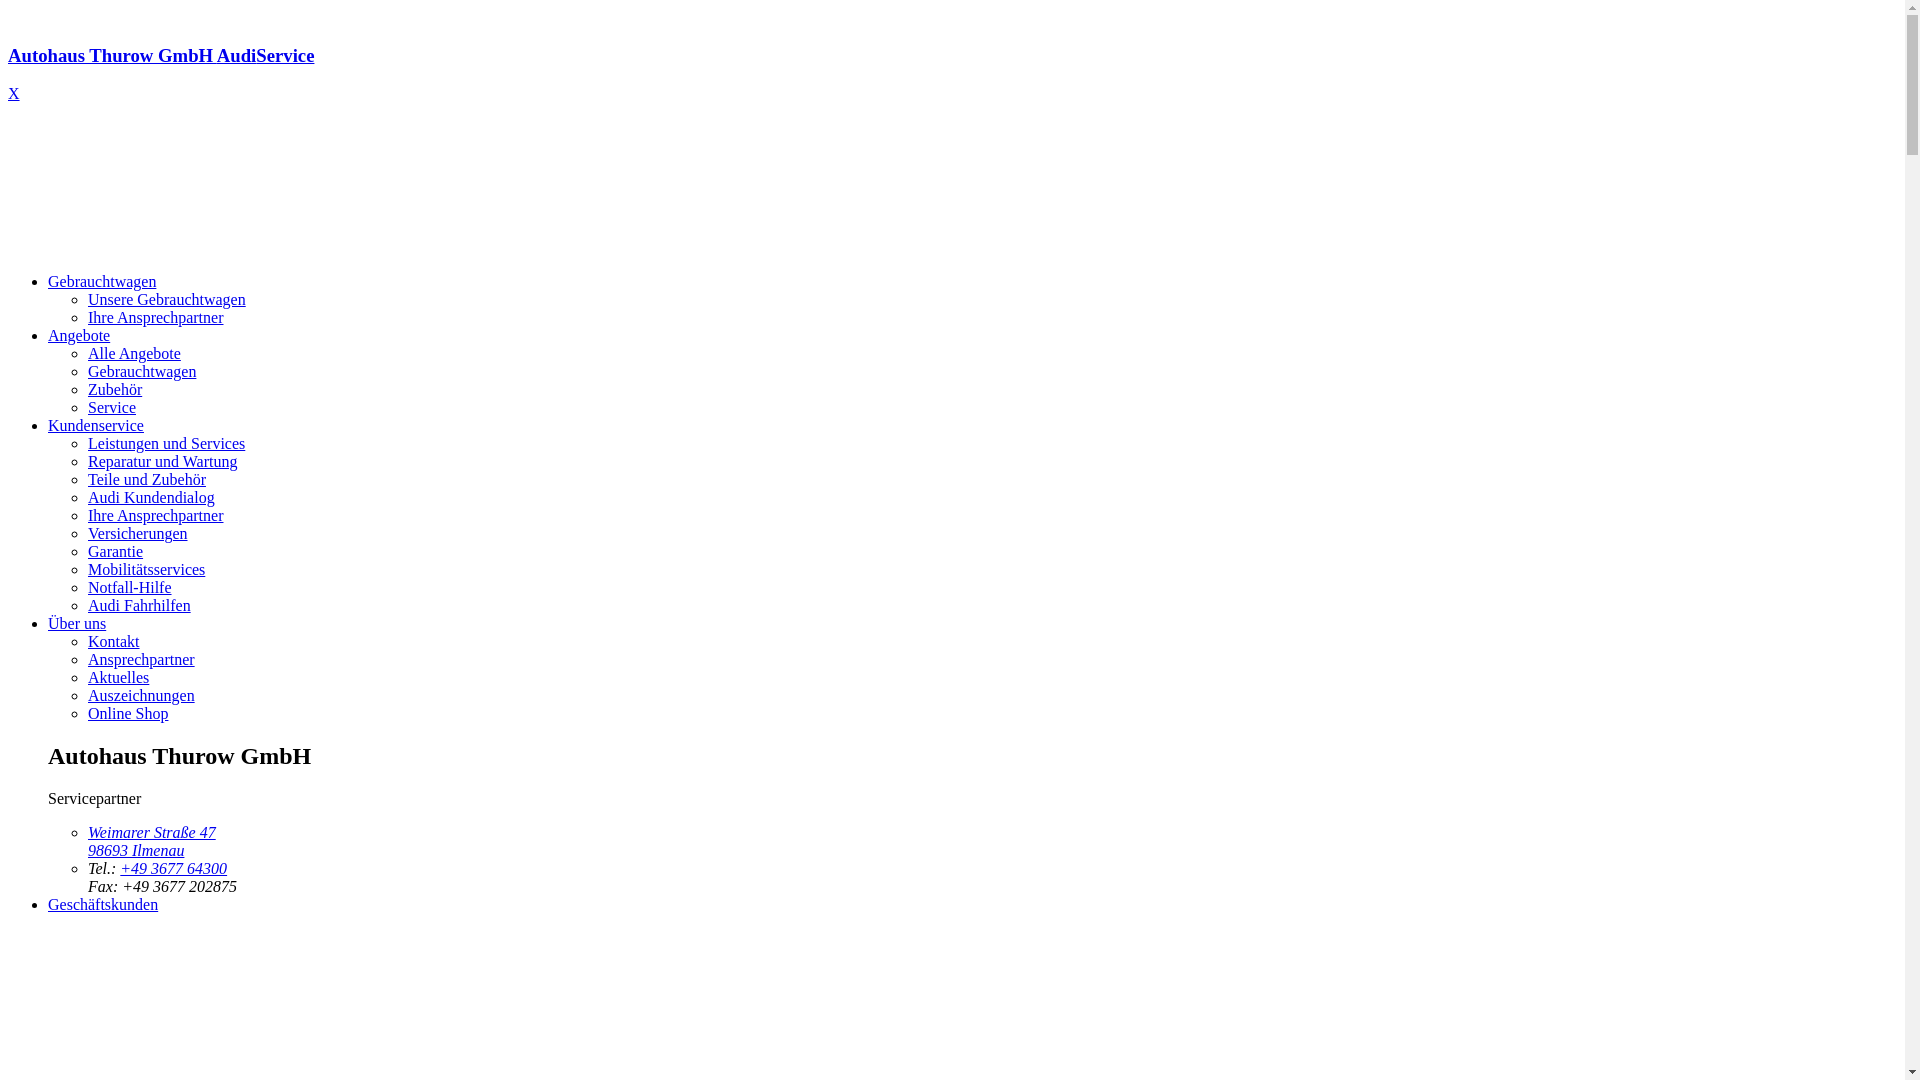  Describe the element at coordinates (155, 514) in the screenshot. I see `'Ihre Ansprechpartner'` at that location.